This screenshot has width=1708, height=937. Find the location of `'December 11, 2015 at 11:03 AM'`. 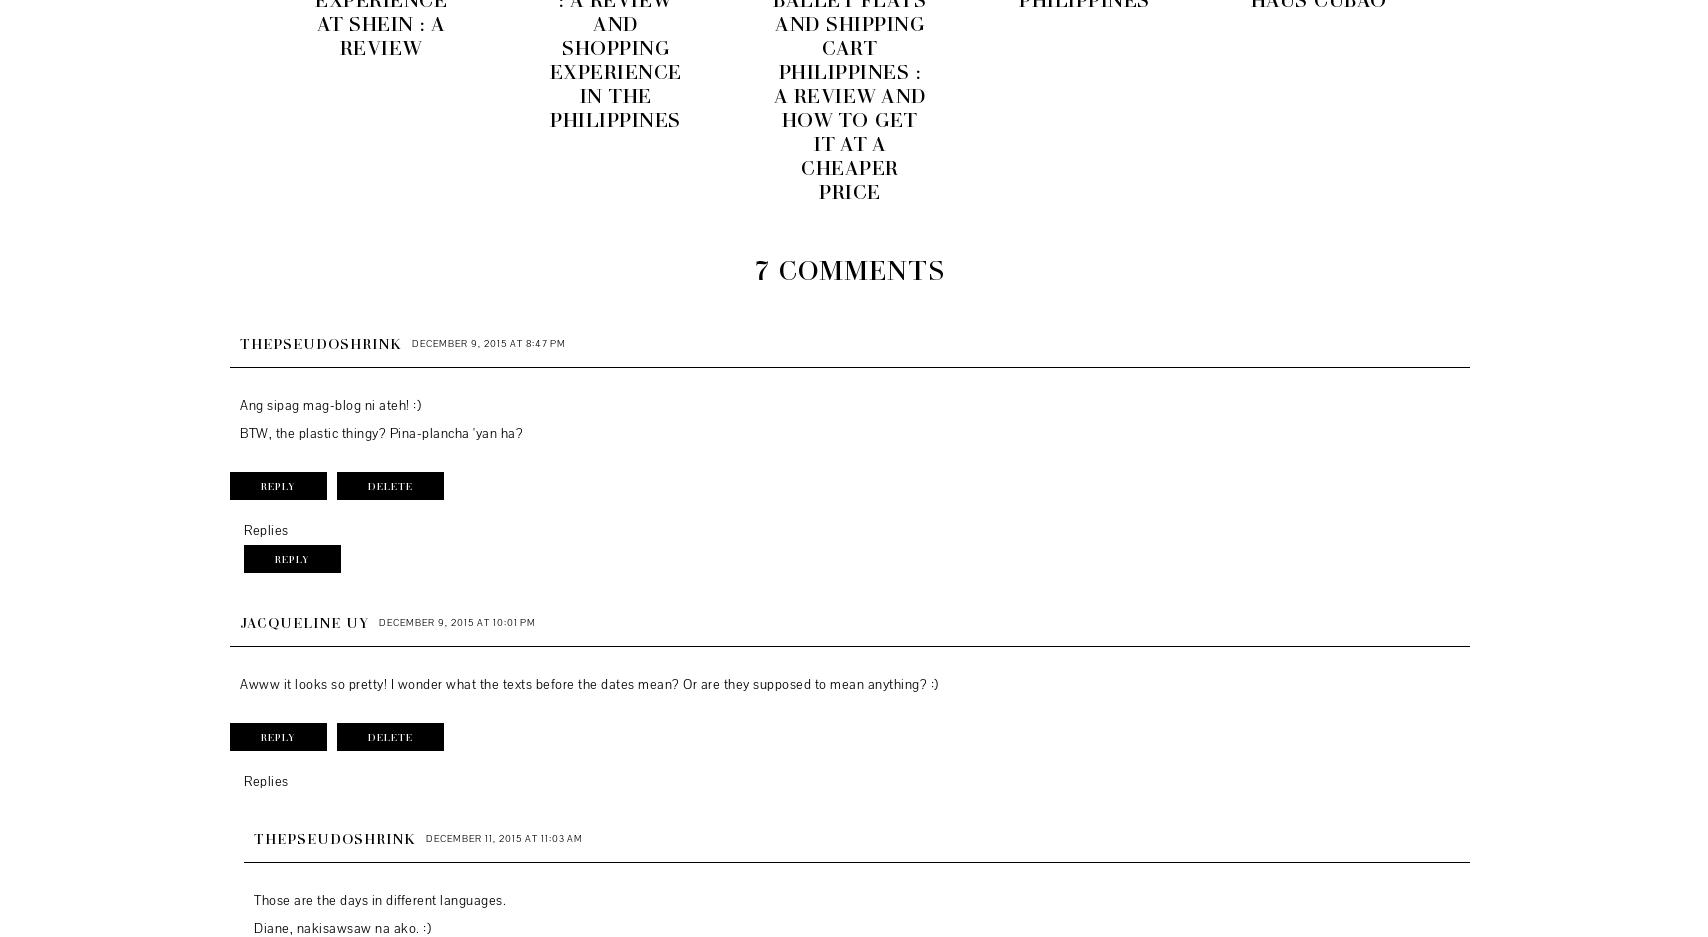

'December 11, 2015 at 11:03 AM' is located at coordinates (504, 837).